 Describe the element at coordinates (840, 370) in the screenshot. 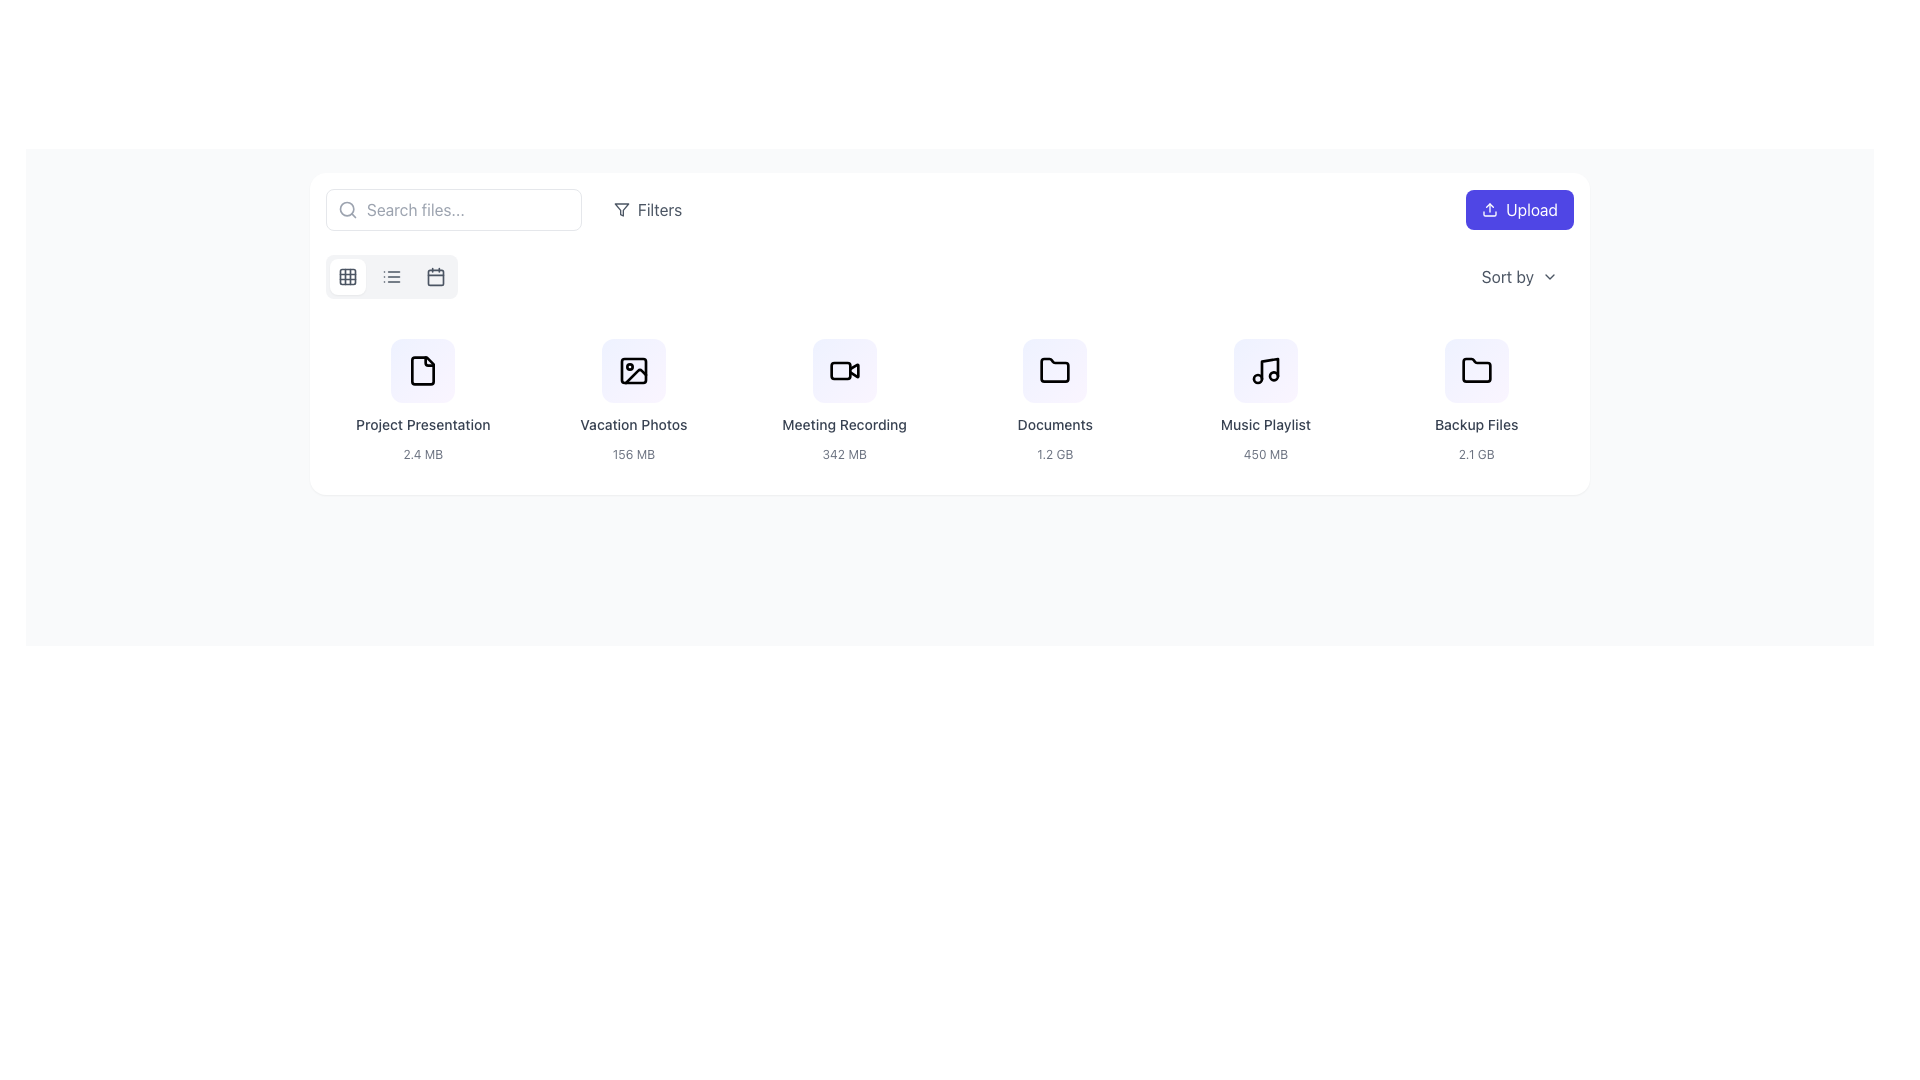

I see `the rectangular shape with rounded corners inside the video camera icon associated with the 'Meeting Recording' file, which is the third icon from the left in the row of file entries` at that location.